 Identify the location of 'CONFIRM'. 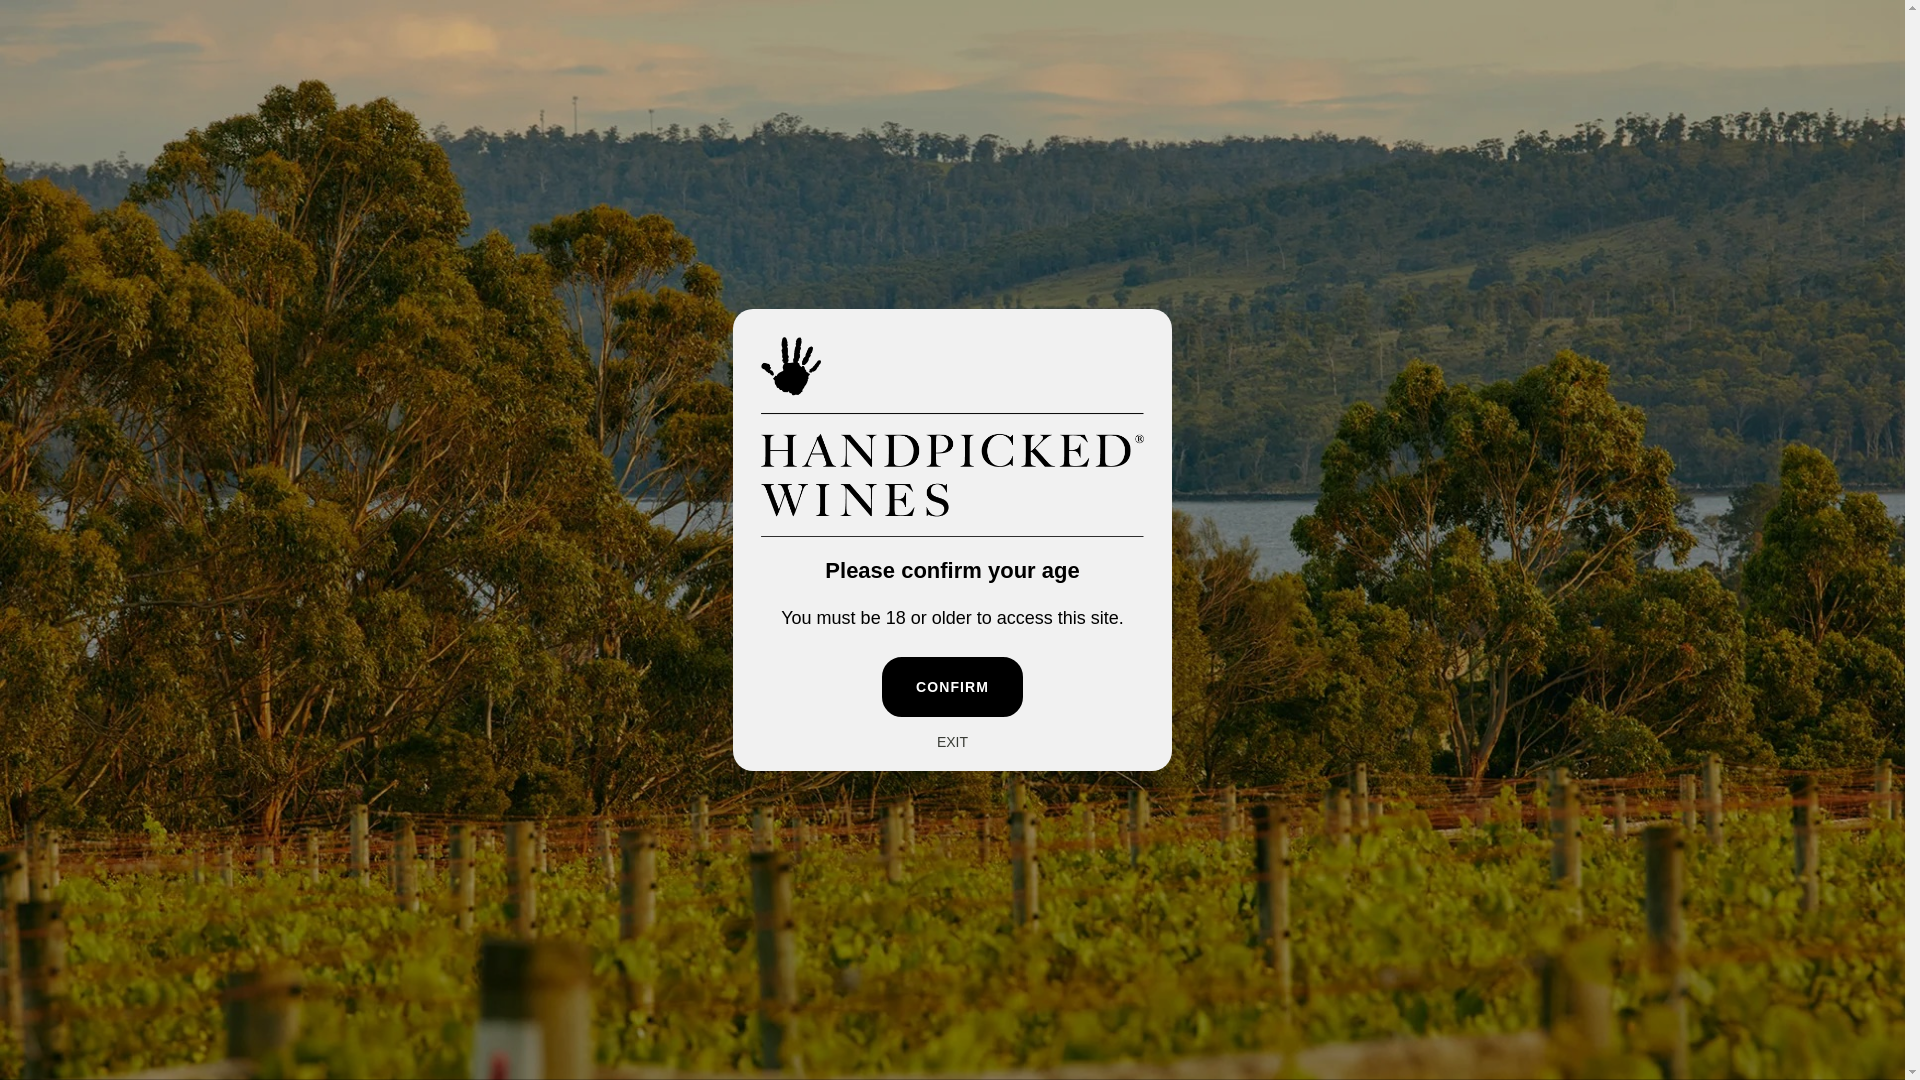
(951, 685).